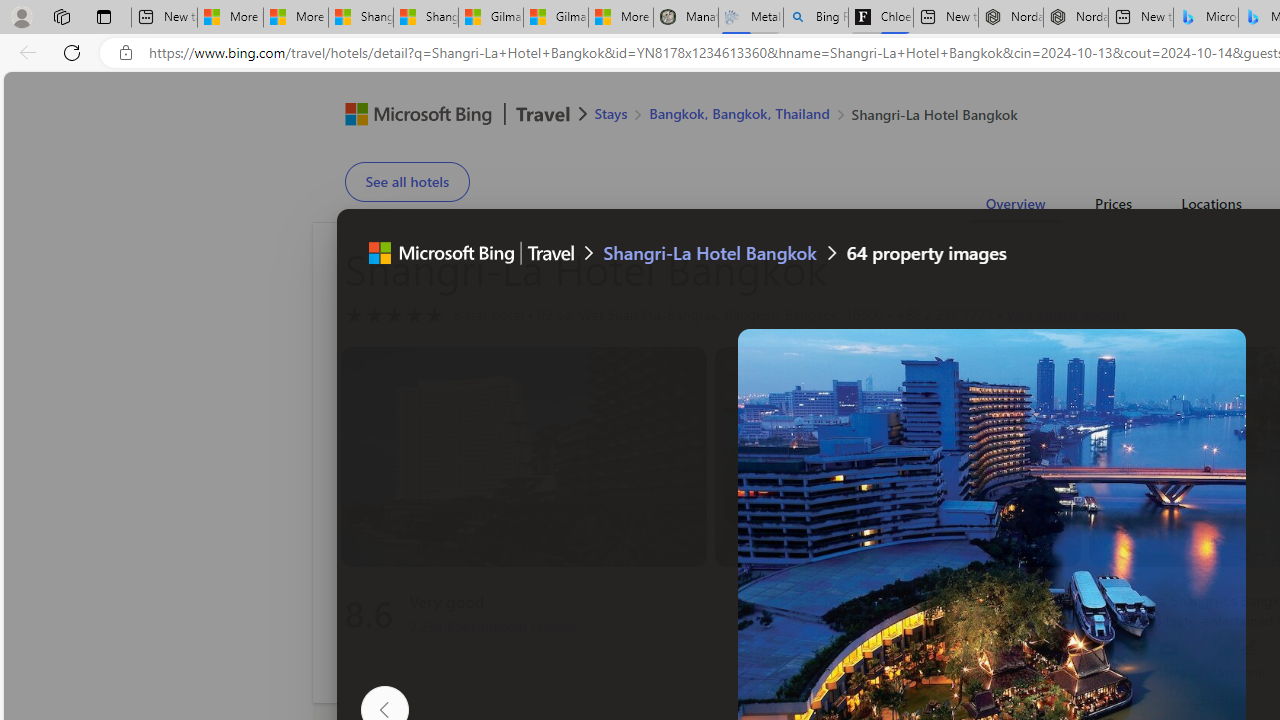  What do you see at coordinates (880, 17) in the screenshot?
I see `'Chloe Sorvino'` at bounding box center [880, 17].